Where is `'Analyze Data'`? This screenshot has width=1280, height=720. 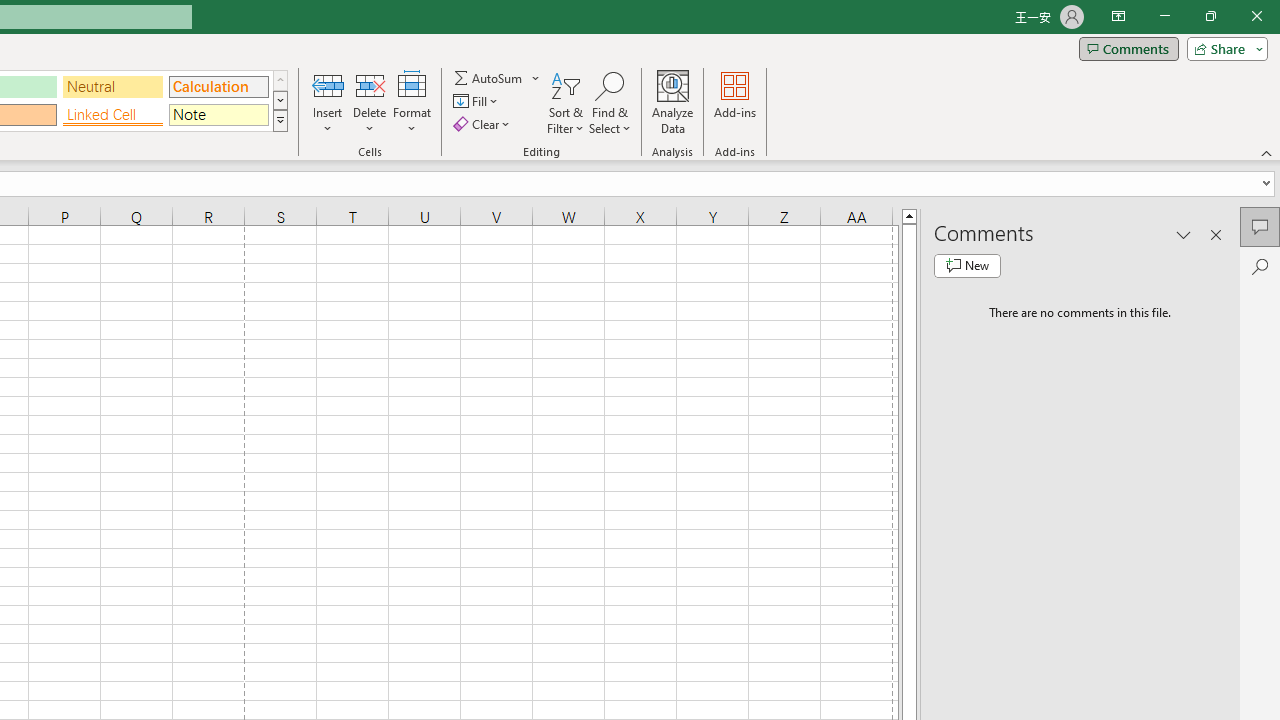 'Analyze Data' is located at coordinates (673, 103).